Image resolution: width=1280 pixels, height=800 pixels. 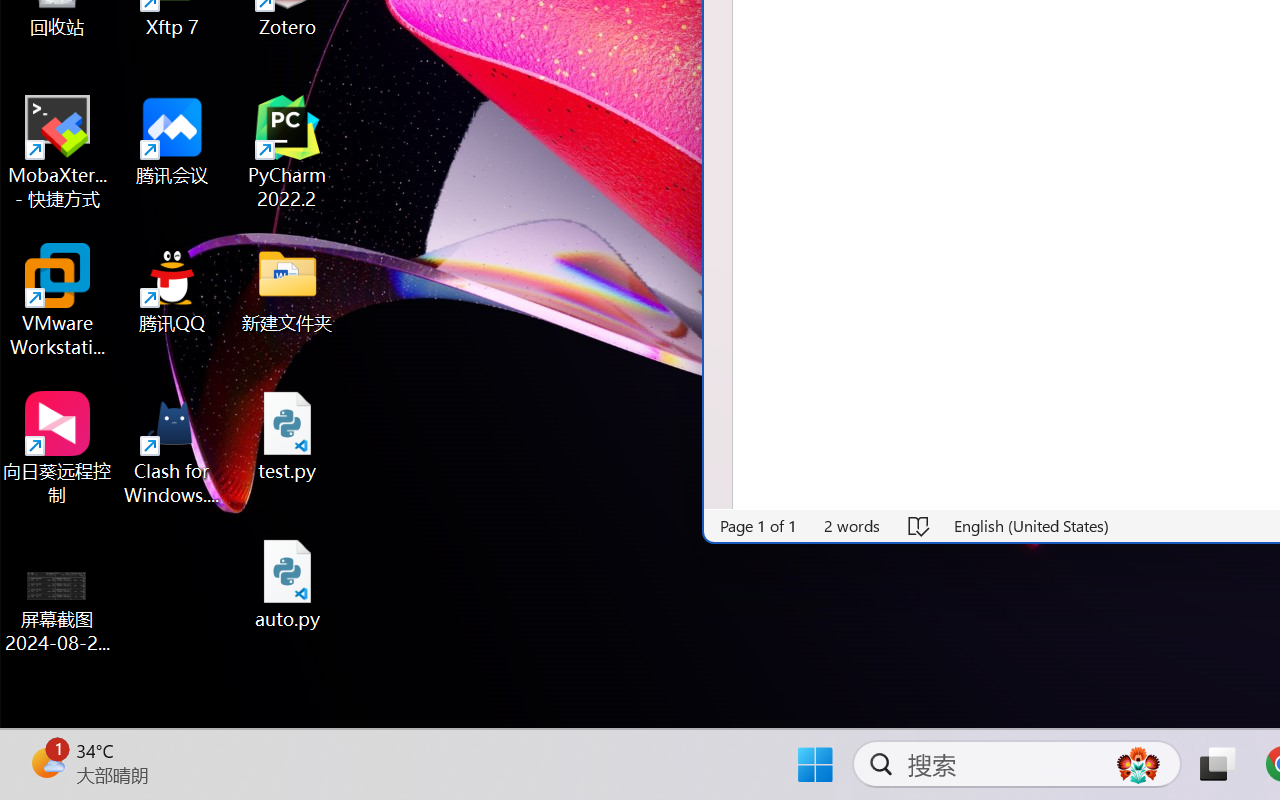 I want to click on 'test.py', so click(x=287, y=435).